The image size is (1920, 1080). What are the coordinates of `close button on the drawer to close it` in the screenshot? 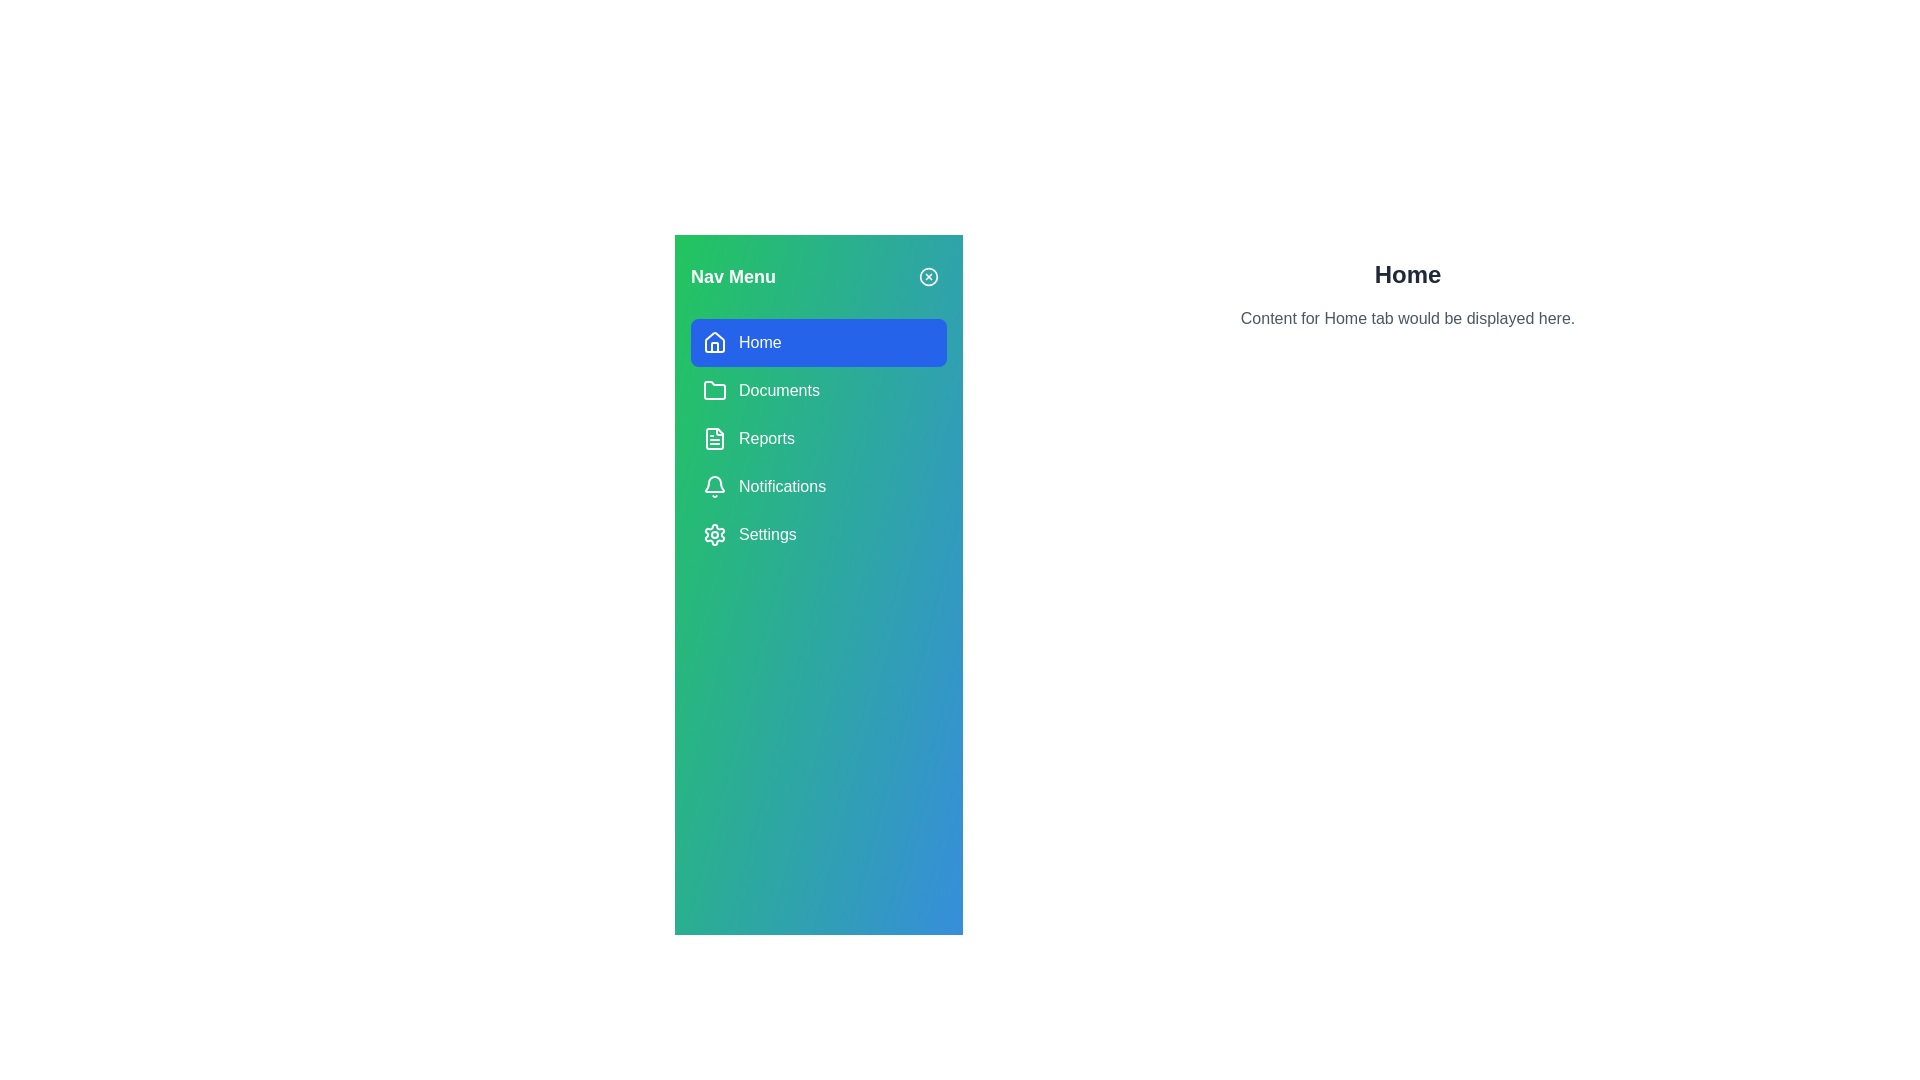 It's located at (928, 277).